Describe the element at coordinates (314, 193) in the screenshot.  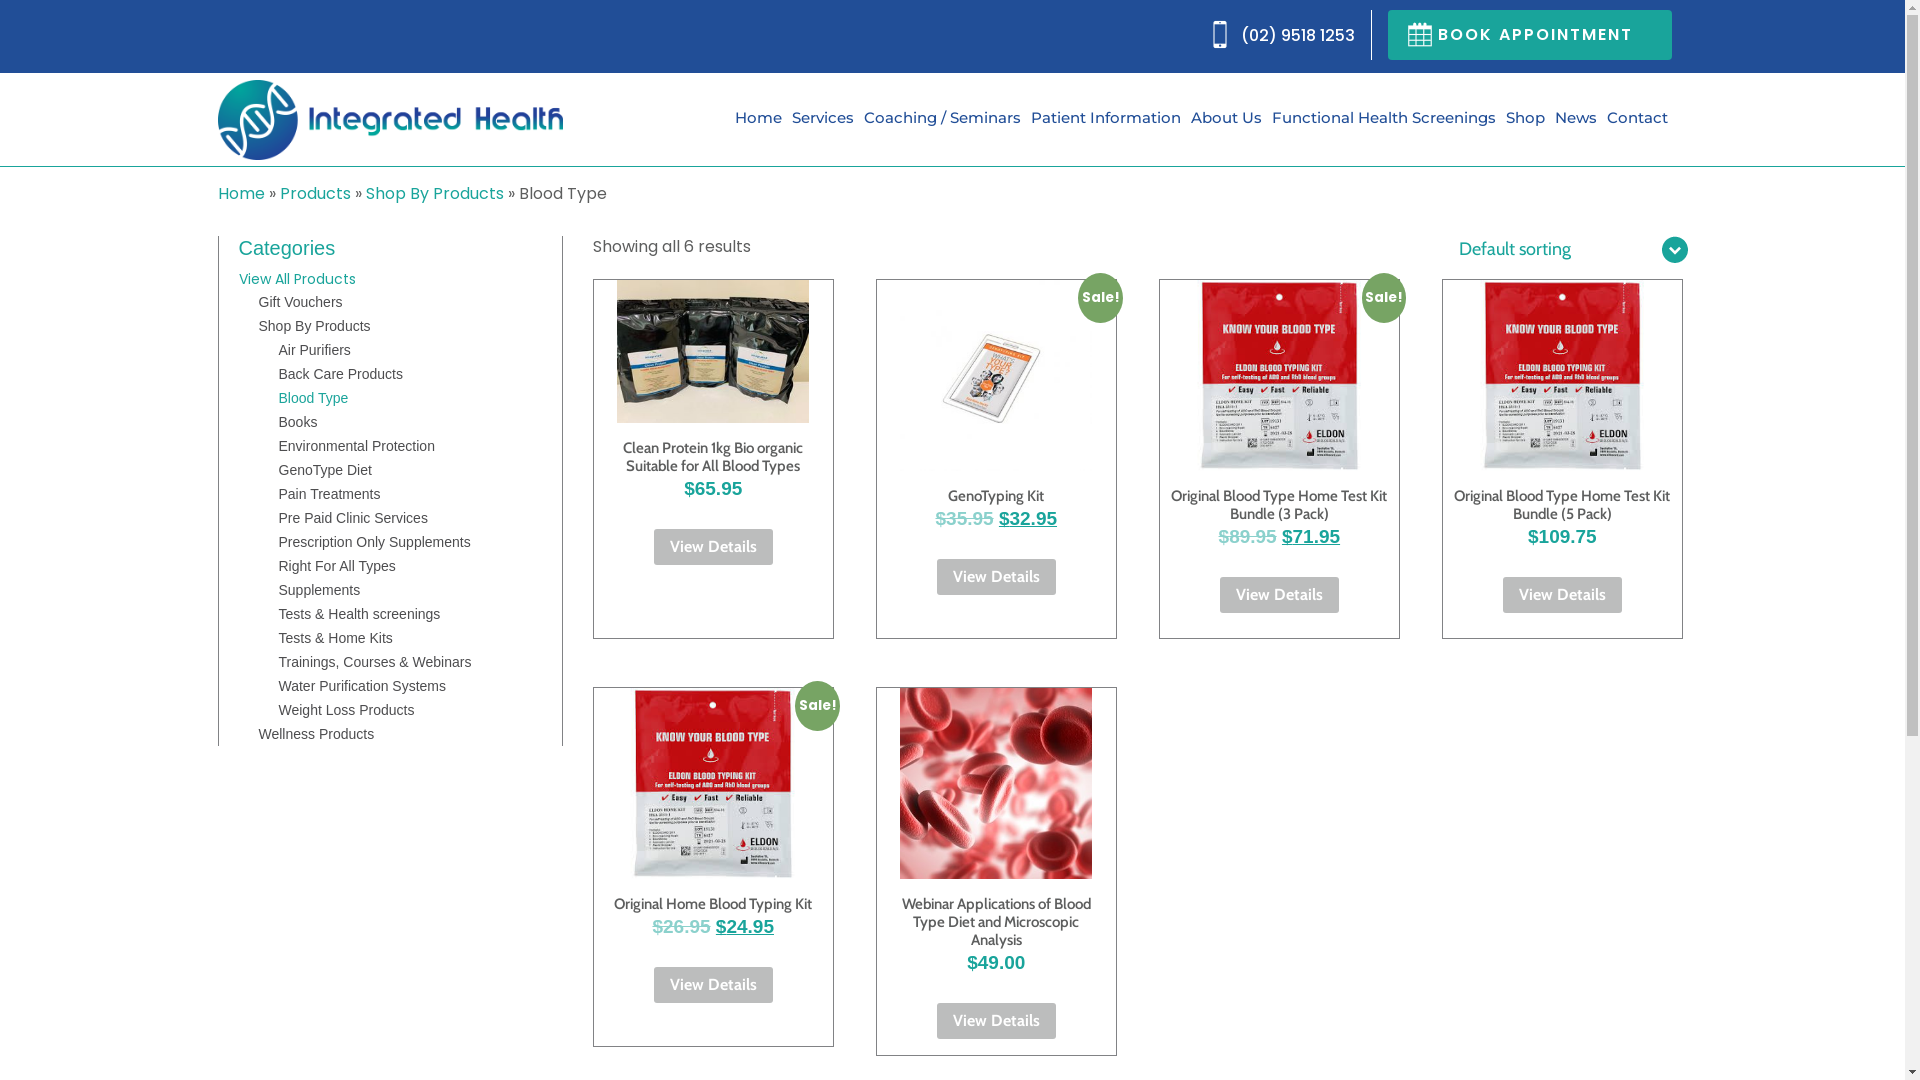
I see `'Products'` at that location.